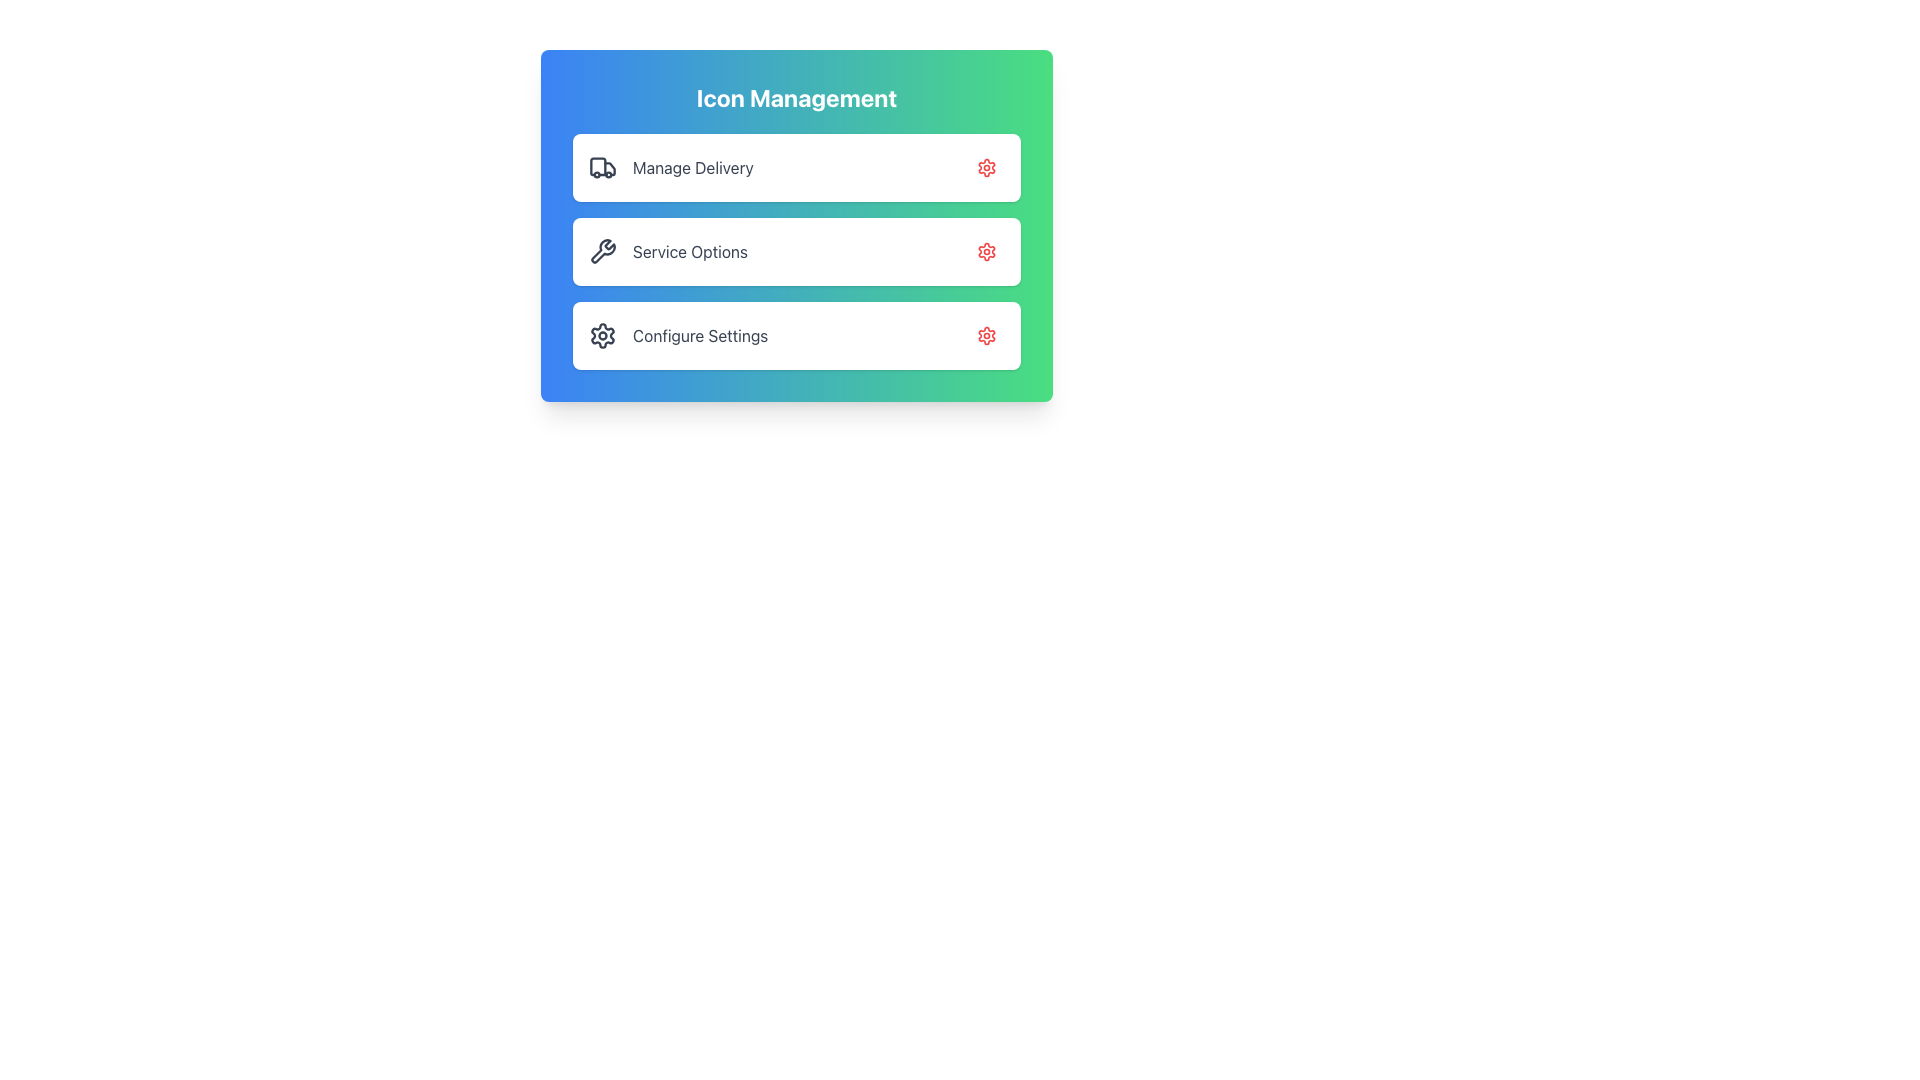  What do you see at coordinates (700, 334) in the screenshot?
I see `the 'Configure Settings' text label, which is part of a row layout with gear icons on either side, located in the bottom row of a vertical list` at bounding box center [700, 334].